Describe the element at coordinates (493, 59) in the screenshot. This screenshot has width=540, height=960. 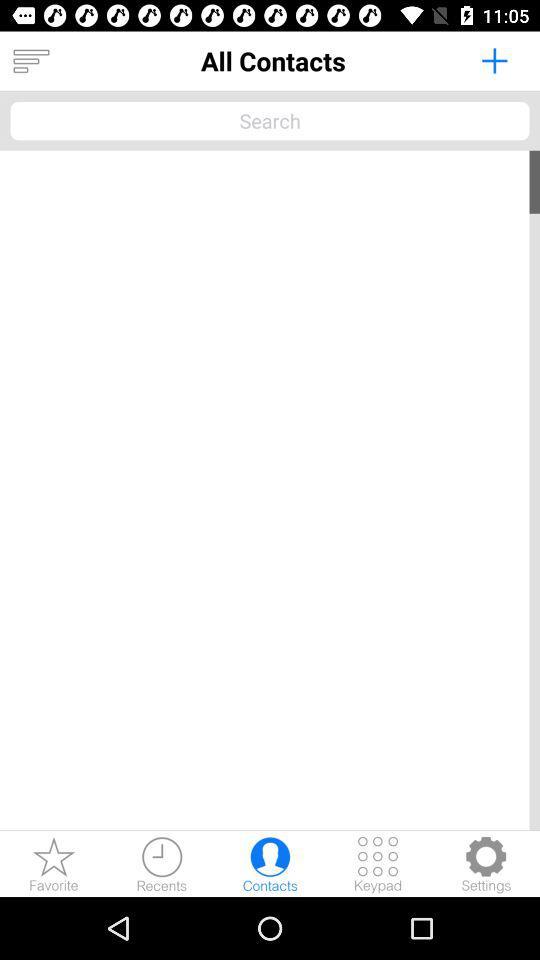
I see `new contact` at that location.